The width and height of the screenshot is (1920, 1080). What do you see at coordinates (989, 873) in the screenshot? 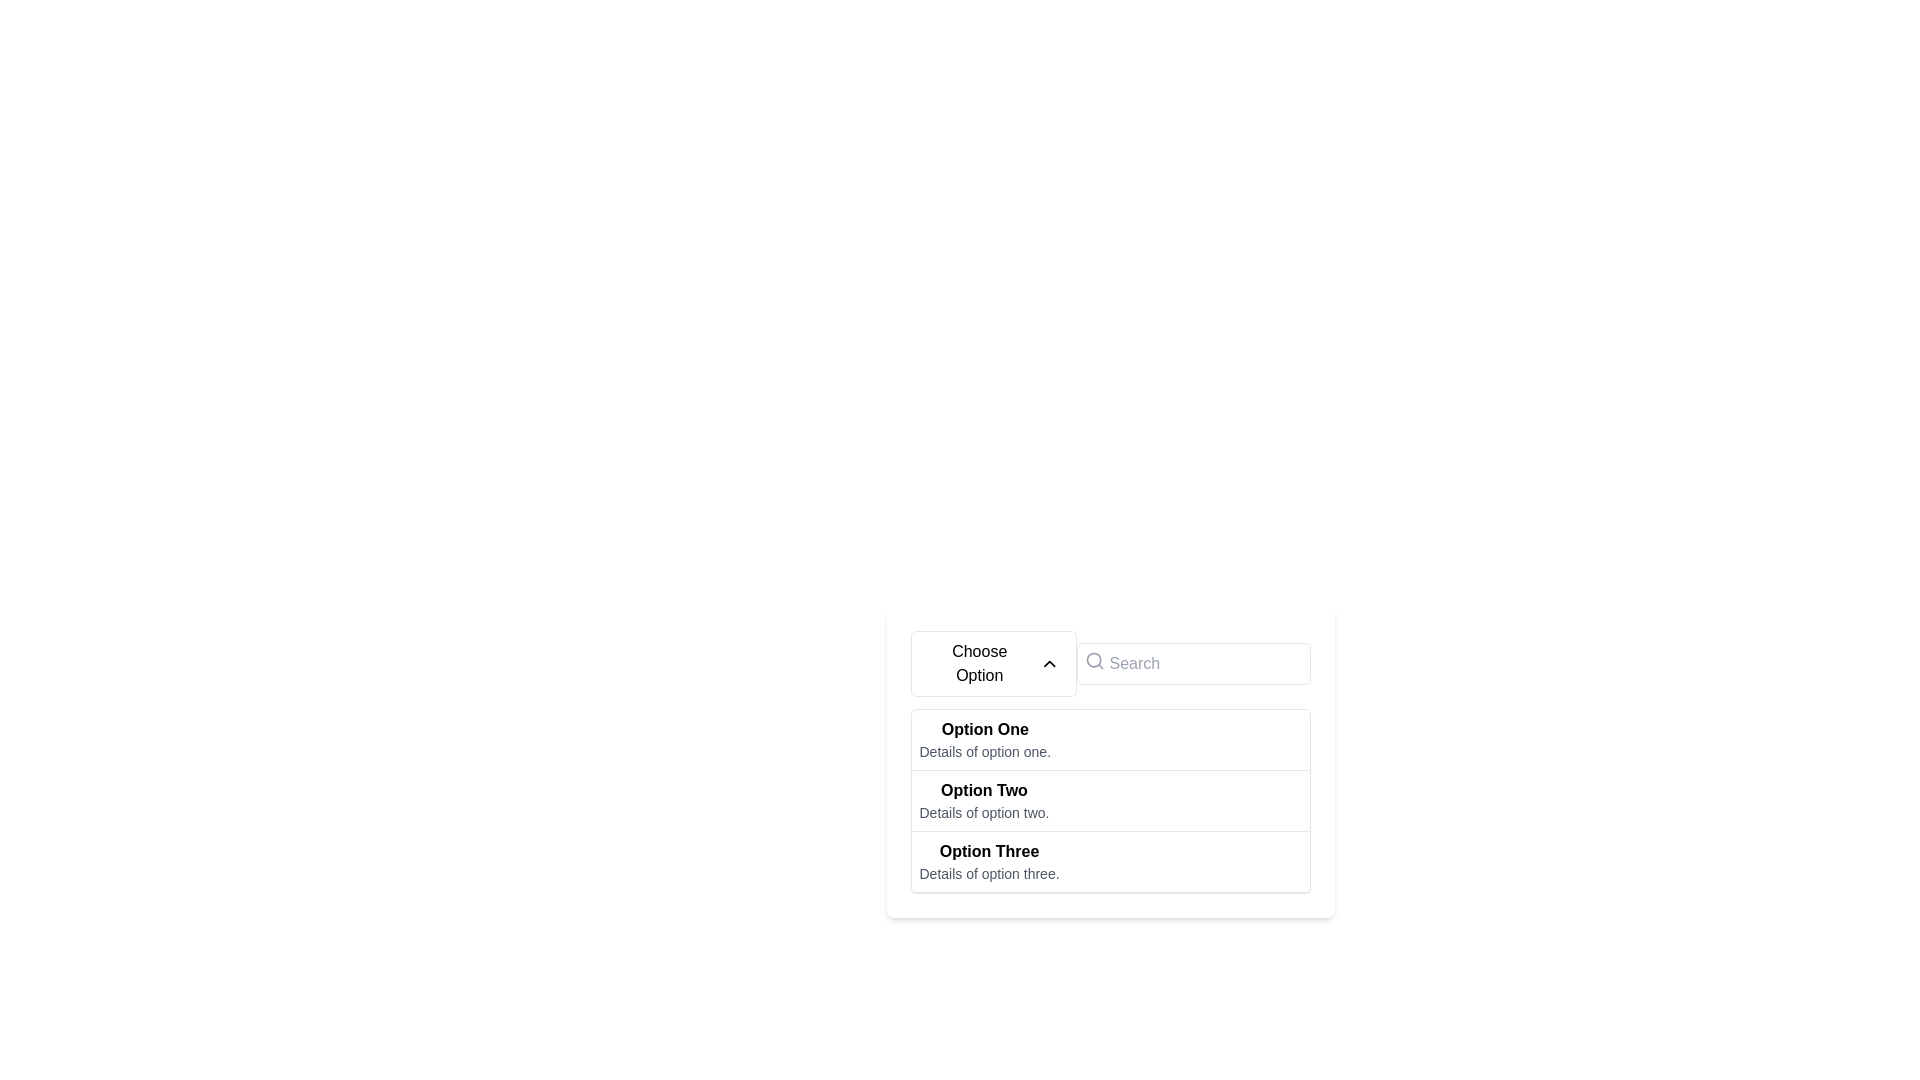
I see `the text label displaying 'Details of option three.' located beneath the title 'Option Three' in the dropdown menu` at bounding box center [989, 873].